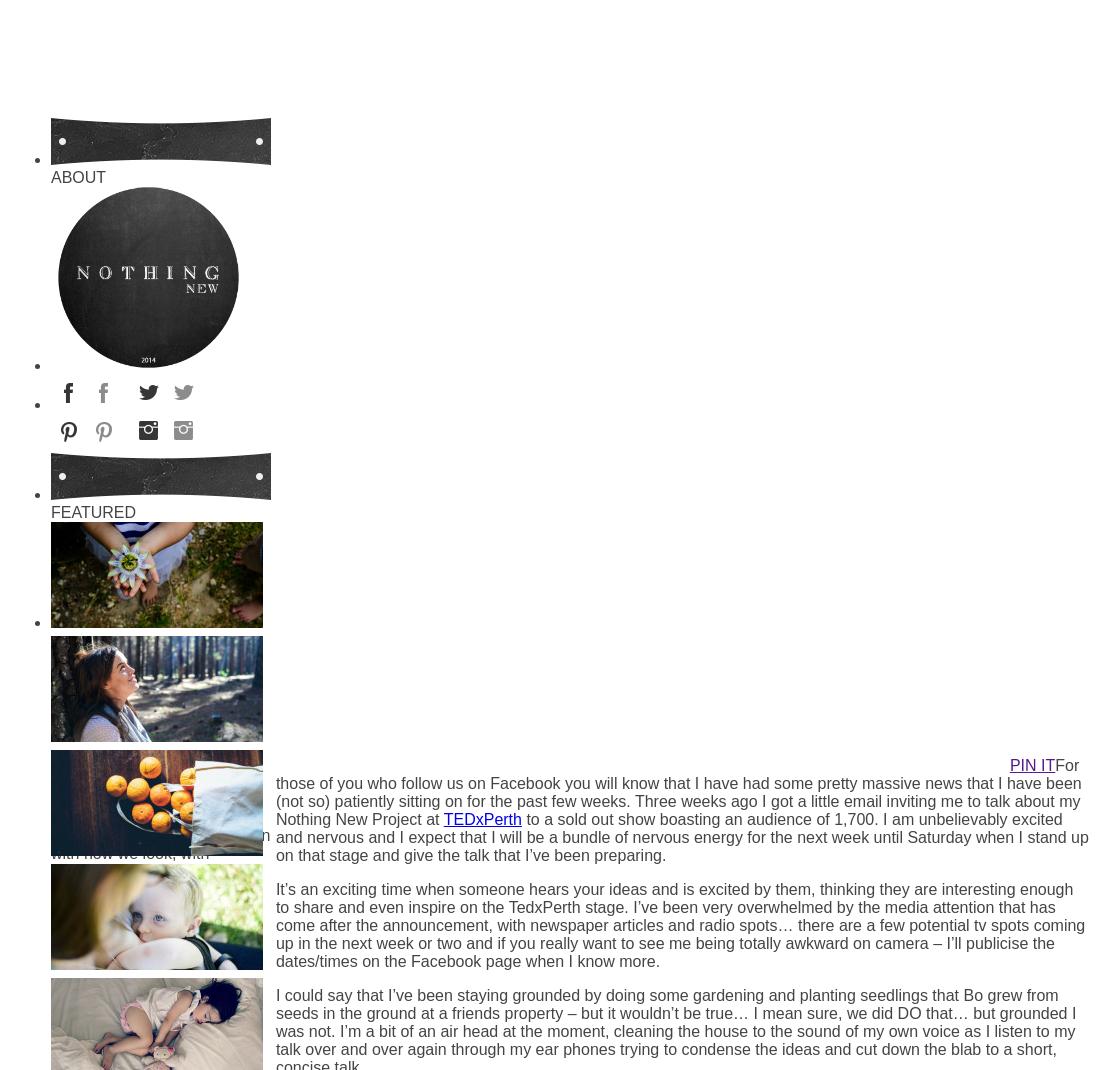 The height and width of the screenshot is (1070, 1100). I want to click on 'pictures of you.', so click(120, 1002).